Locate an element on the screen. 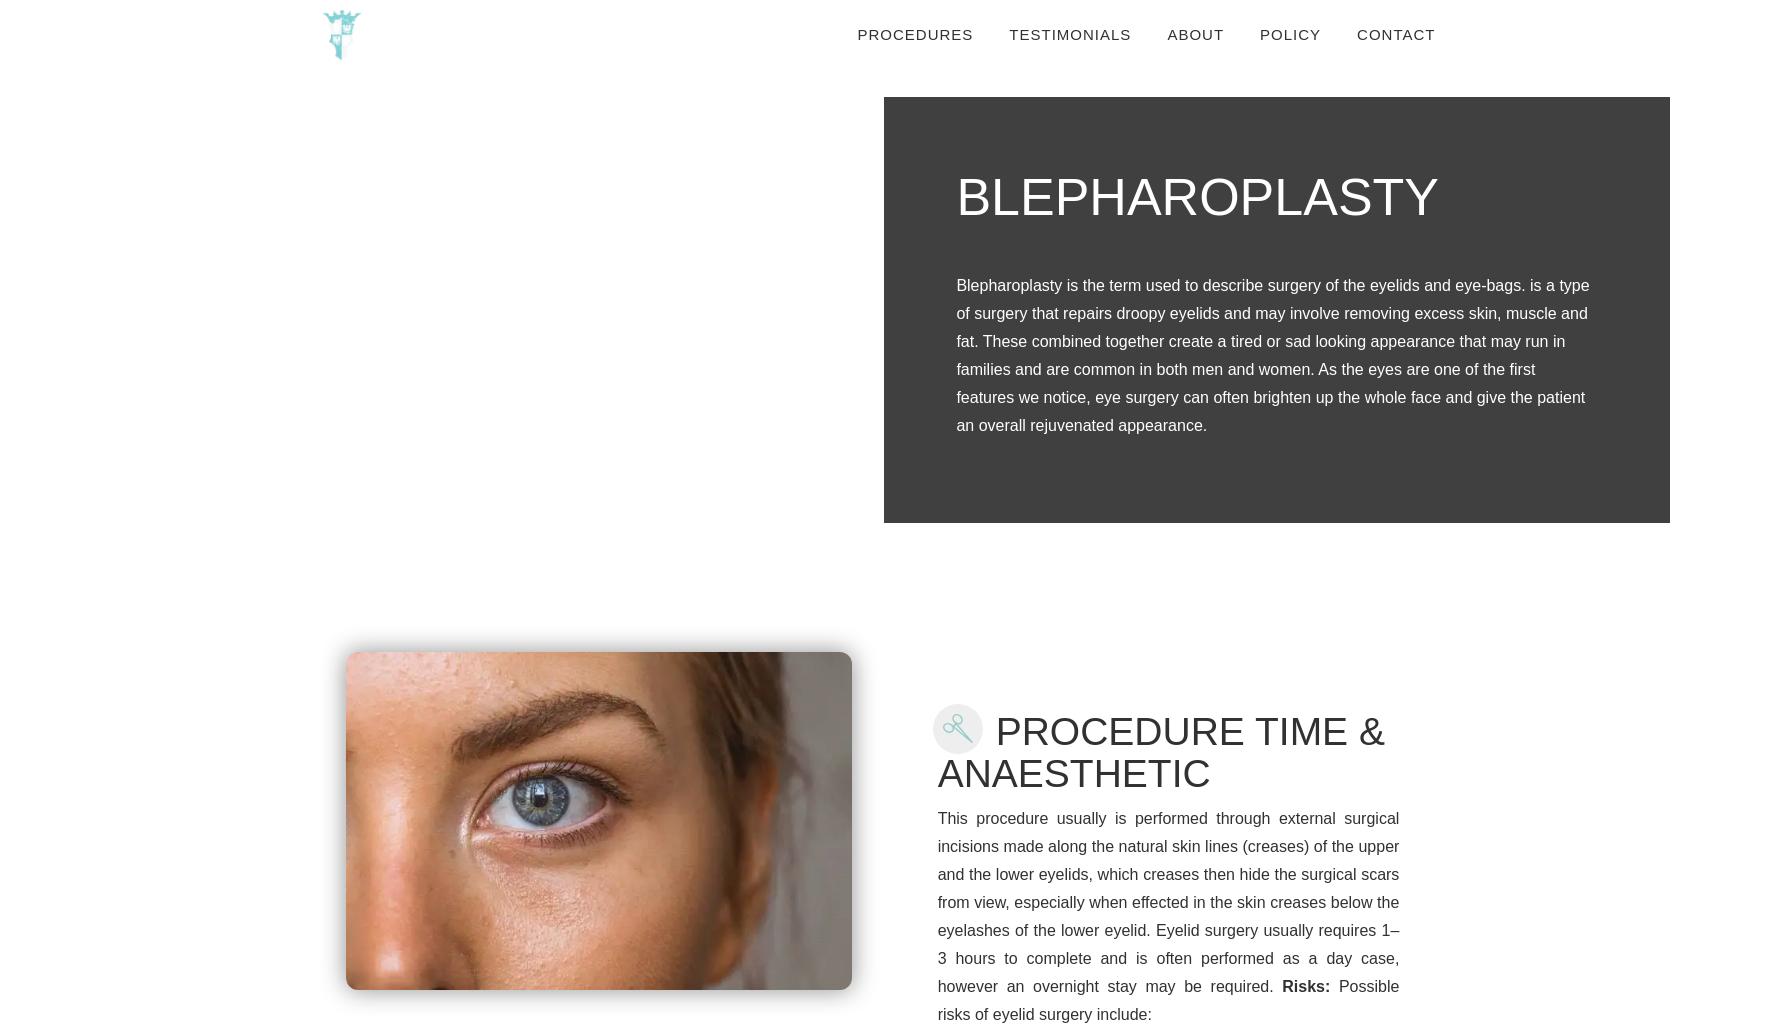 This screenshot has width=1767, height=1028. 'About' is located at coordinates (1194, 34).